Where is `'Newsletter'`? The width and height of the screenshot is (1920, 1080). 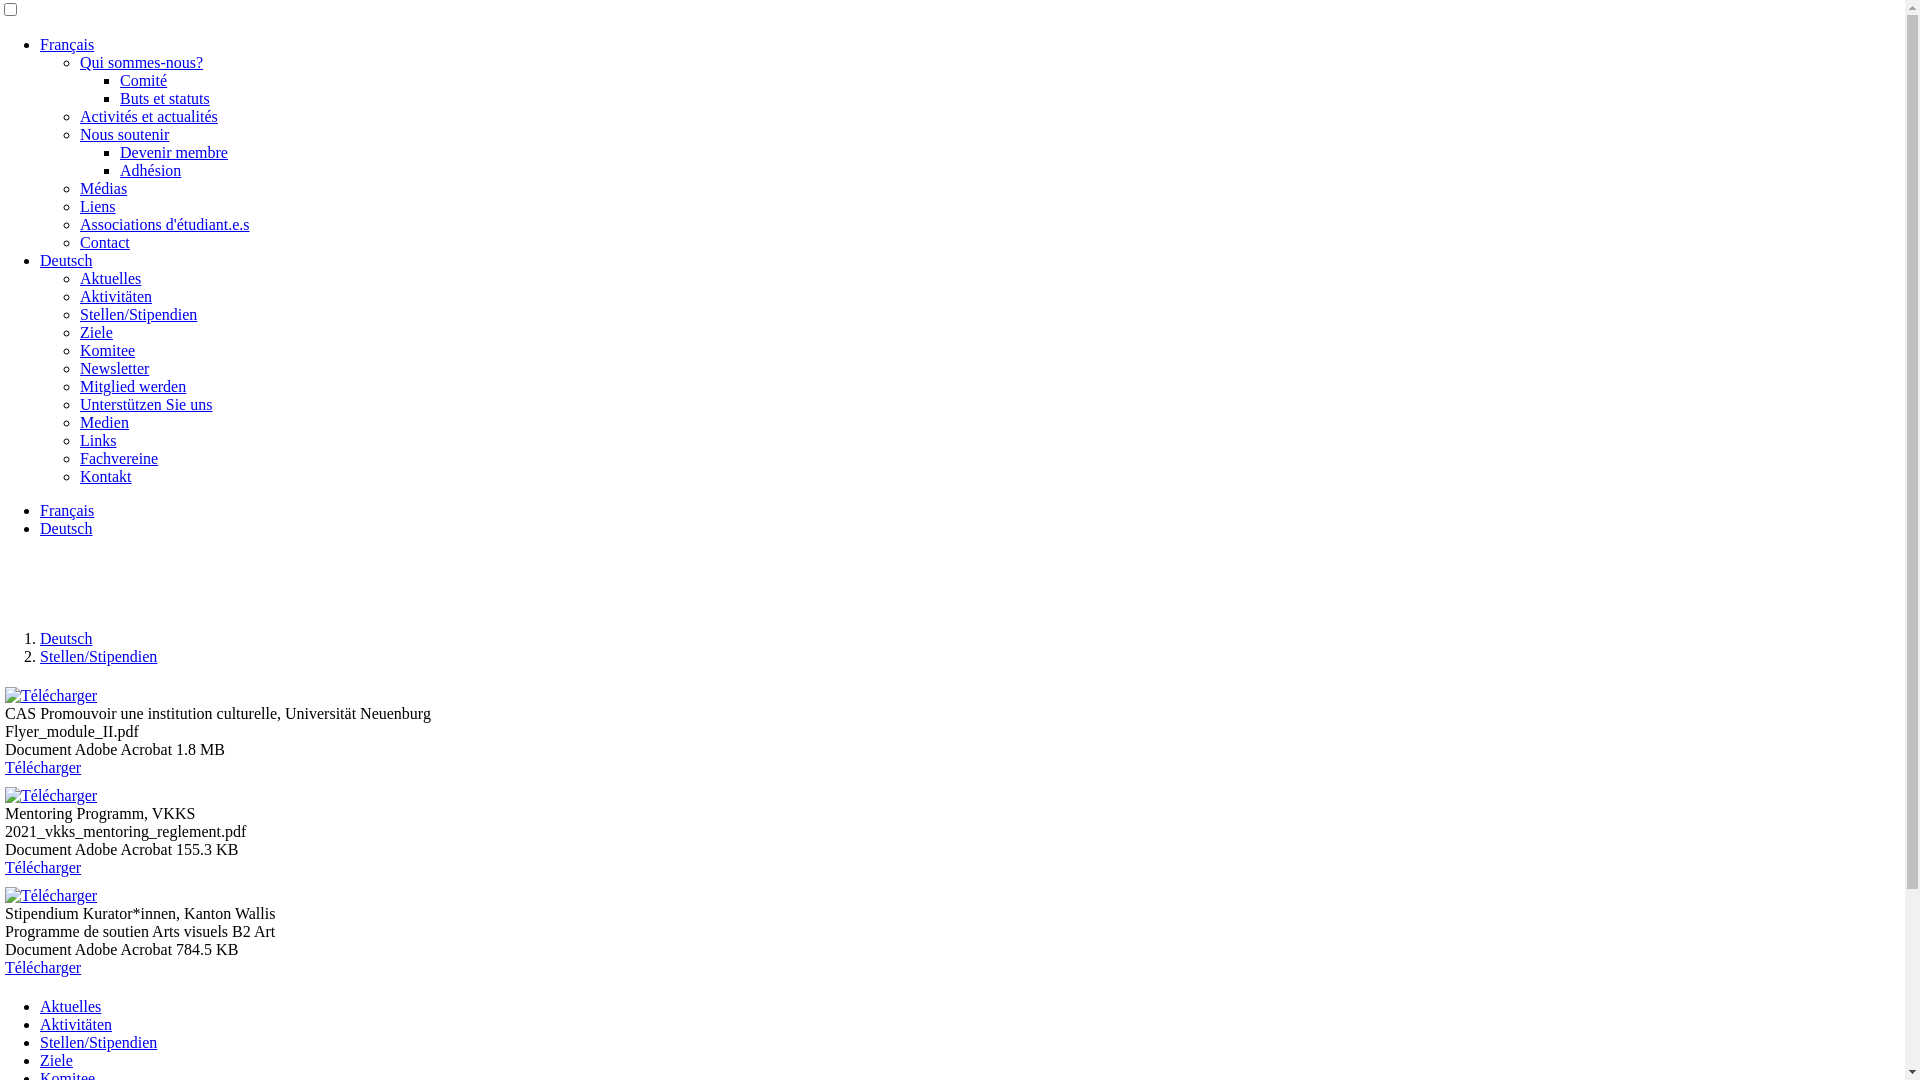
'Newsletter' is located at coordinates (113, 368).